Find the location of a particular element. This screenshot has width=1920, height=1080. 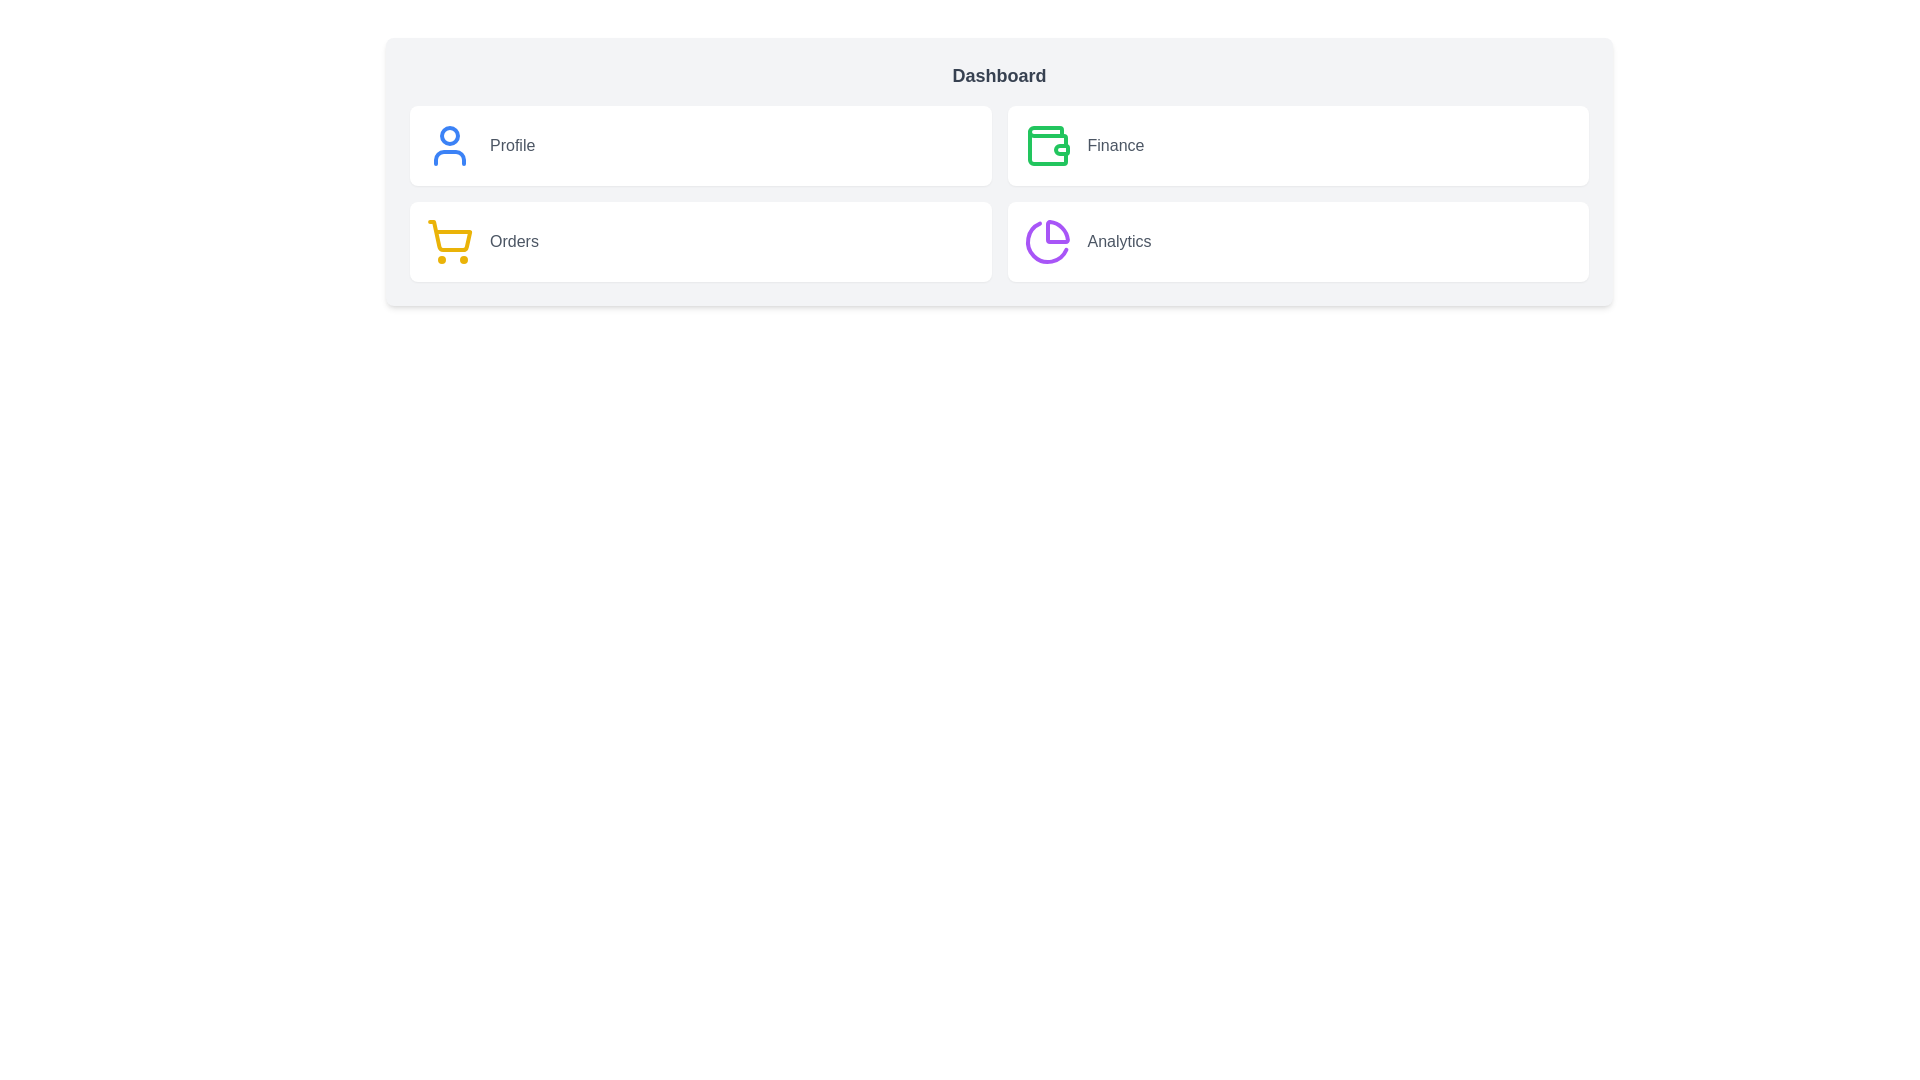

the 'Analytics' button-like card located at the bottom right corner of the grid is located at coordinates (1298, 241).